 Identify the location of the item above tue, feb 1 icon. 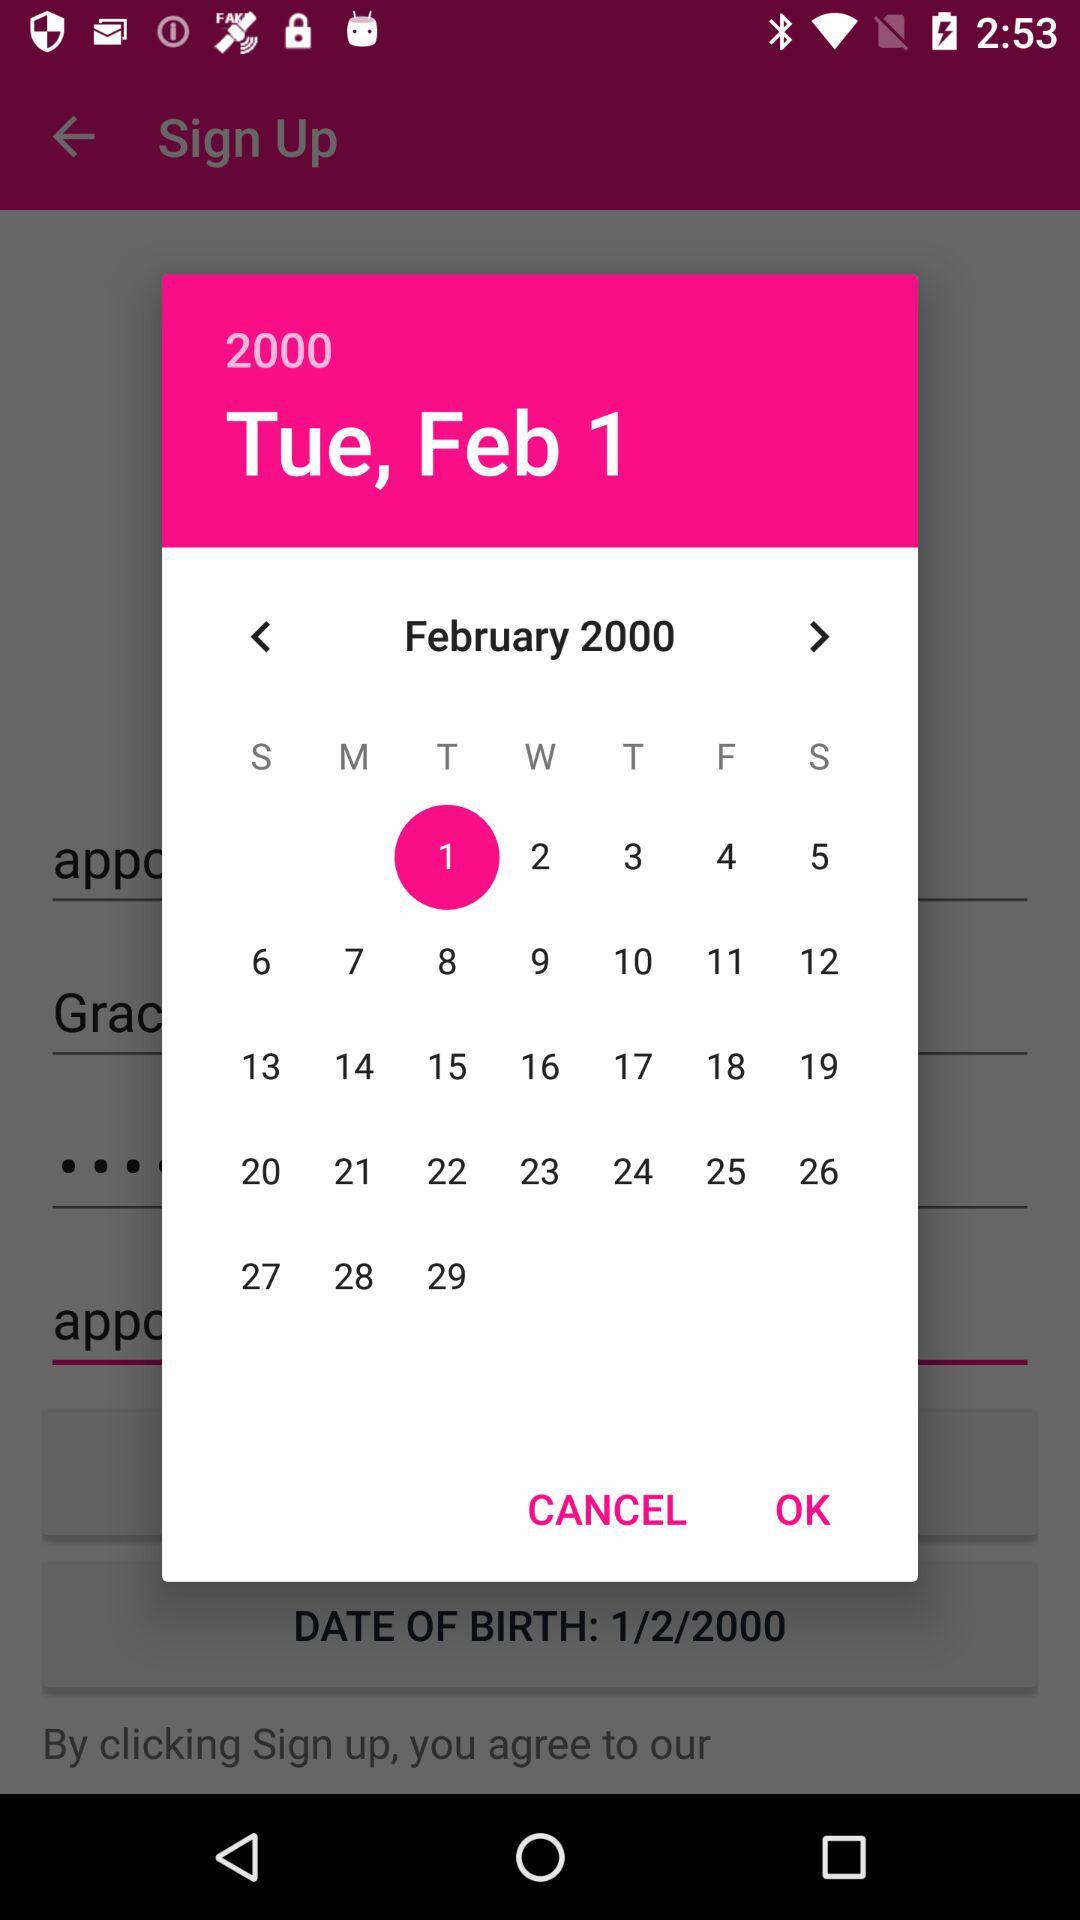
(540, 327).